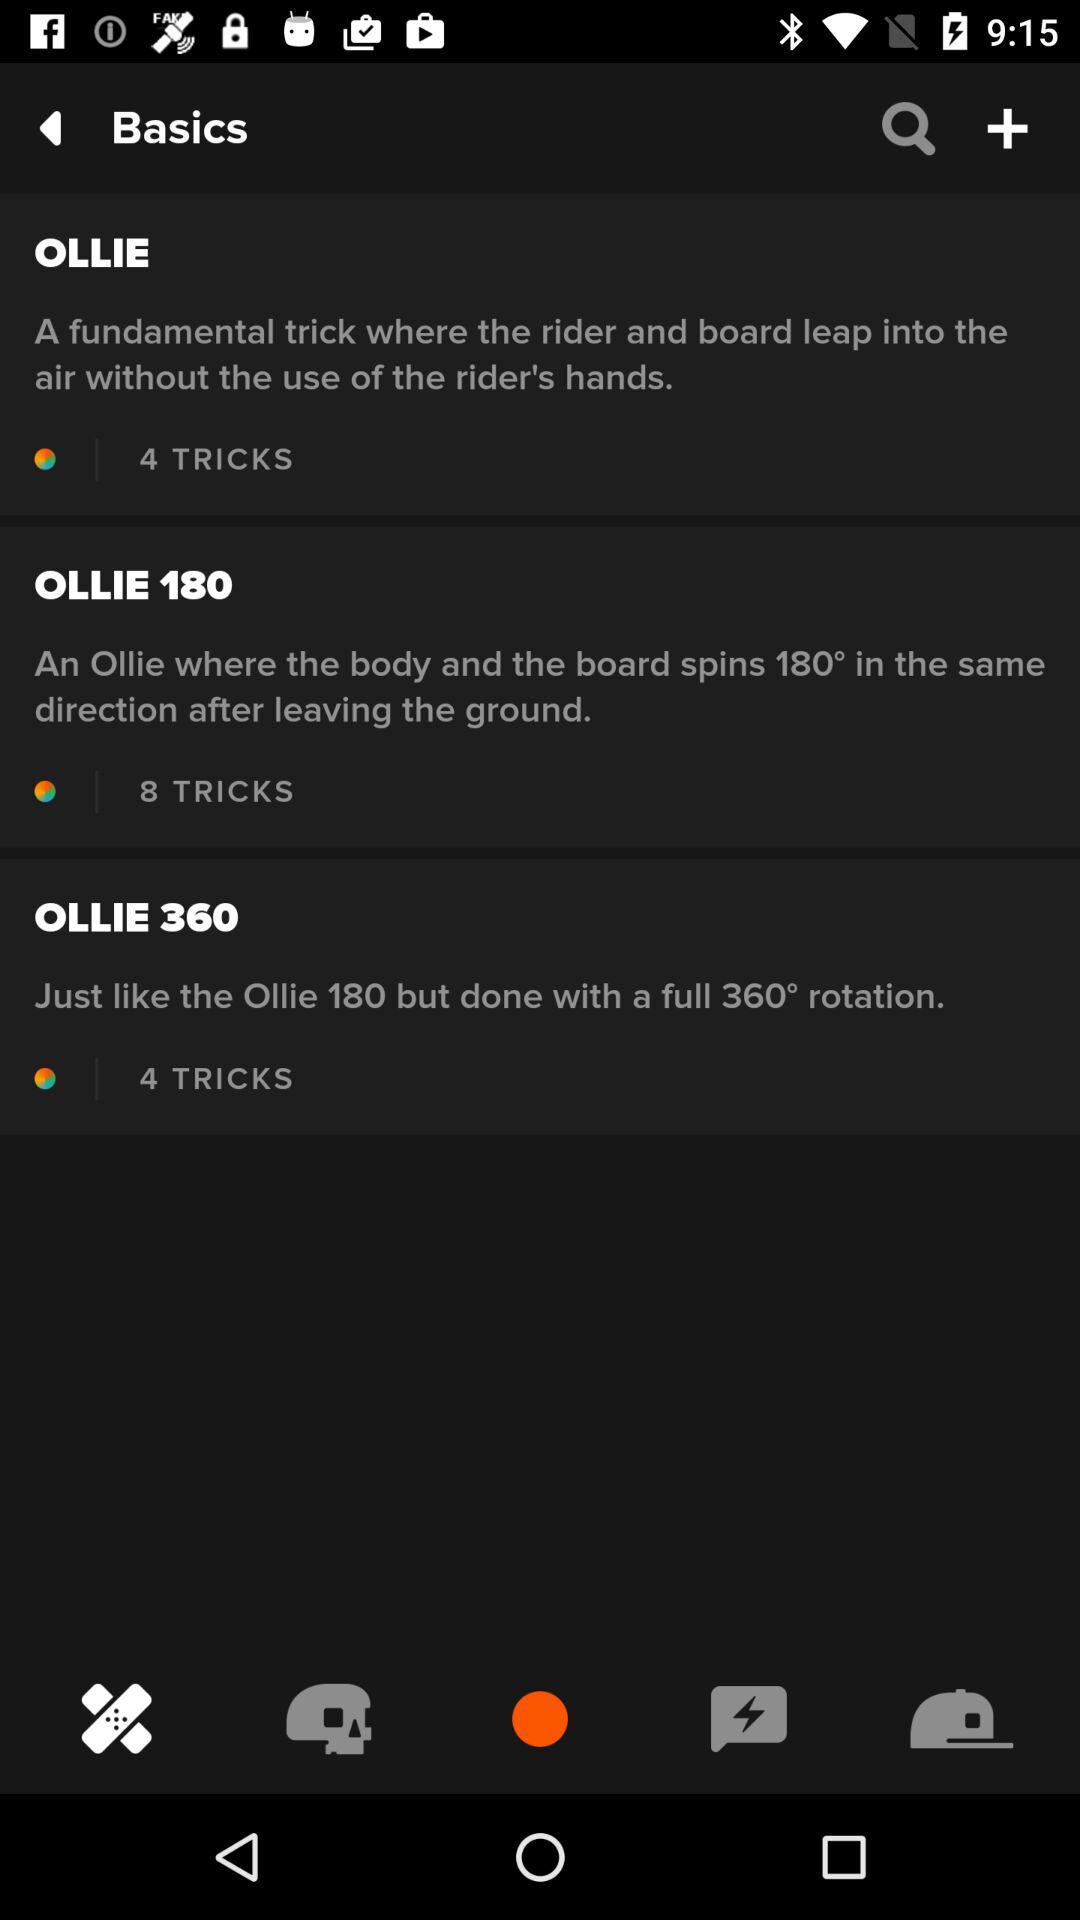 Image resolution: width=1080 pixels, height=1920 pixels. What do you see at coordinates (908, 127) in the screenshot?
I see `the search icon` at bounding box center [908, 127].